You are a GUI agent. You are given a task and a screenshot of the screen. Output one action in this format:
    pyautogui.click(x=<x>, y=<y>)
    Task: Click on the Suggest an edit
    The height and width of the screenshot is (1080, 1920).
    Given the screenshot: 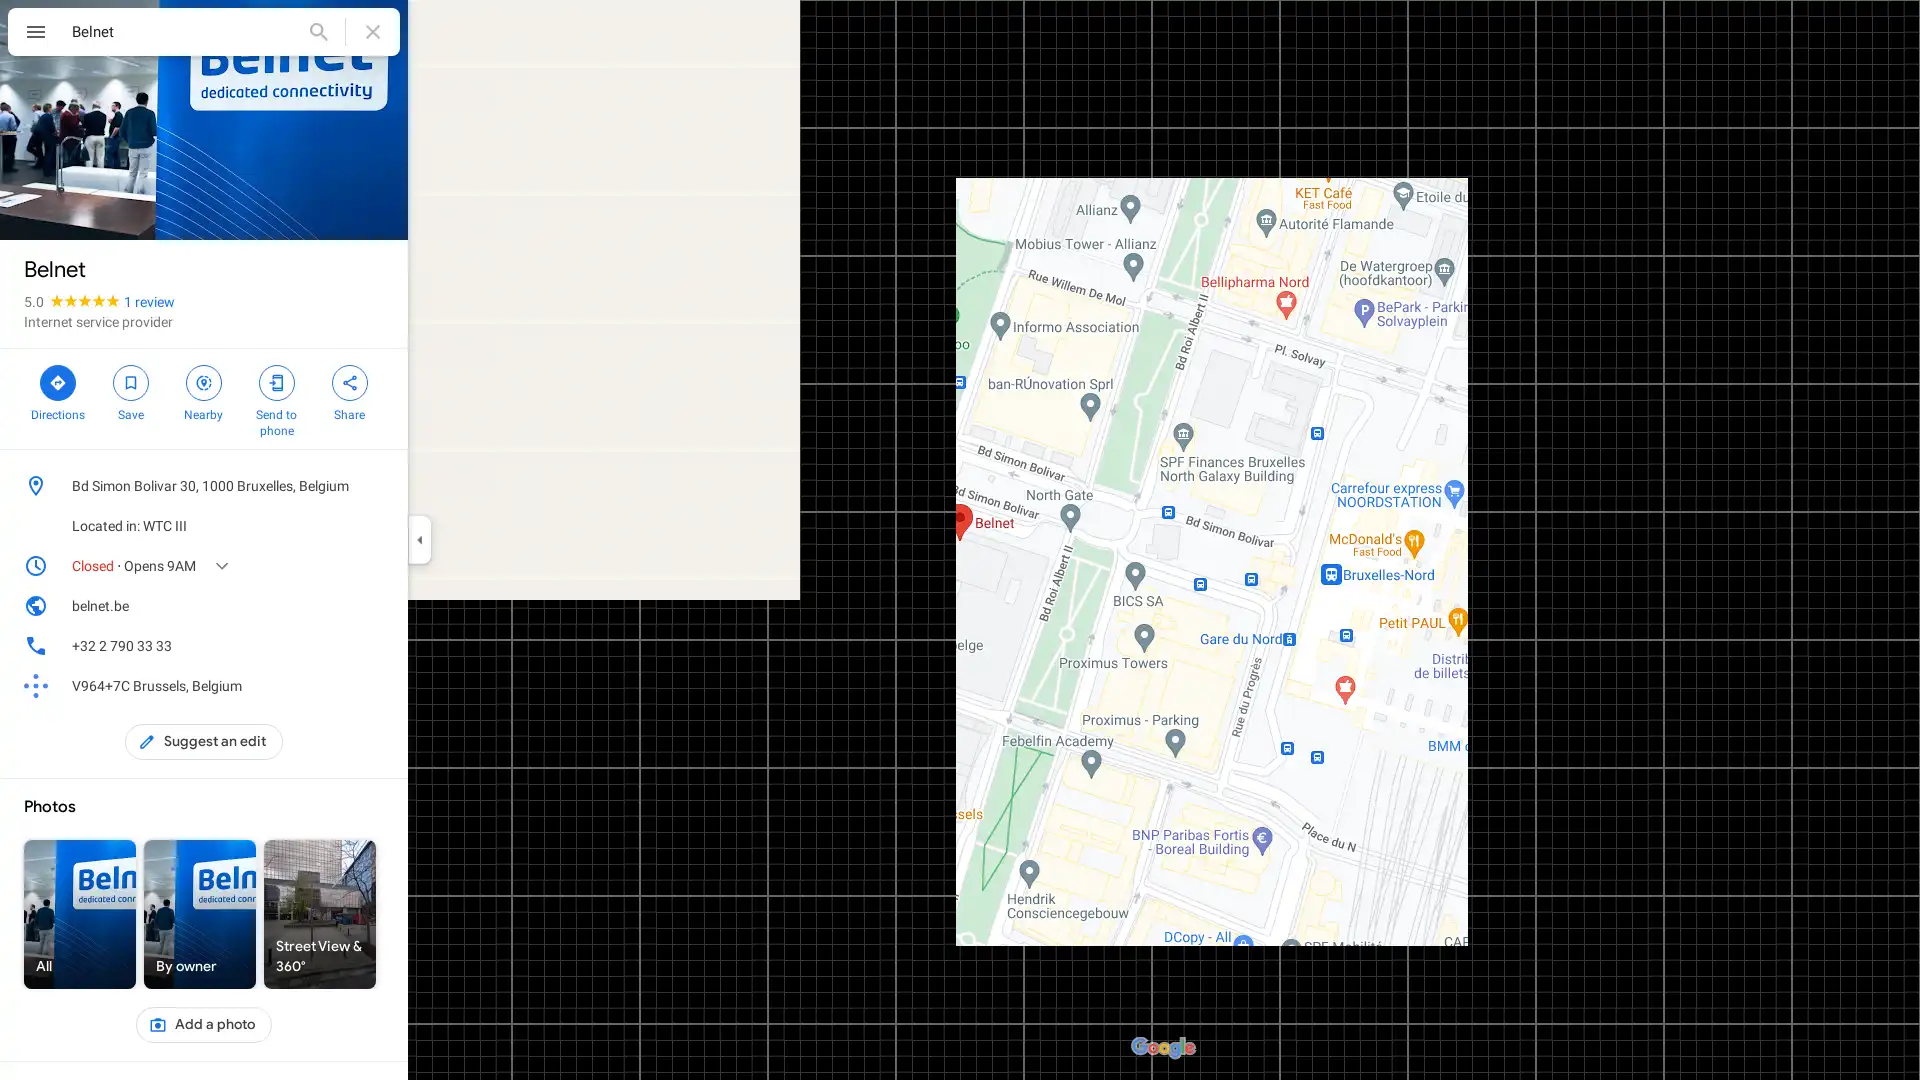 What is the action you would take?
    pyautogui.click(x=204, y=741)
    